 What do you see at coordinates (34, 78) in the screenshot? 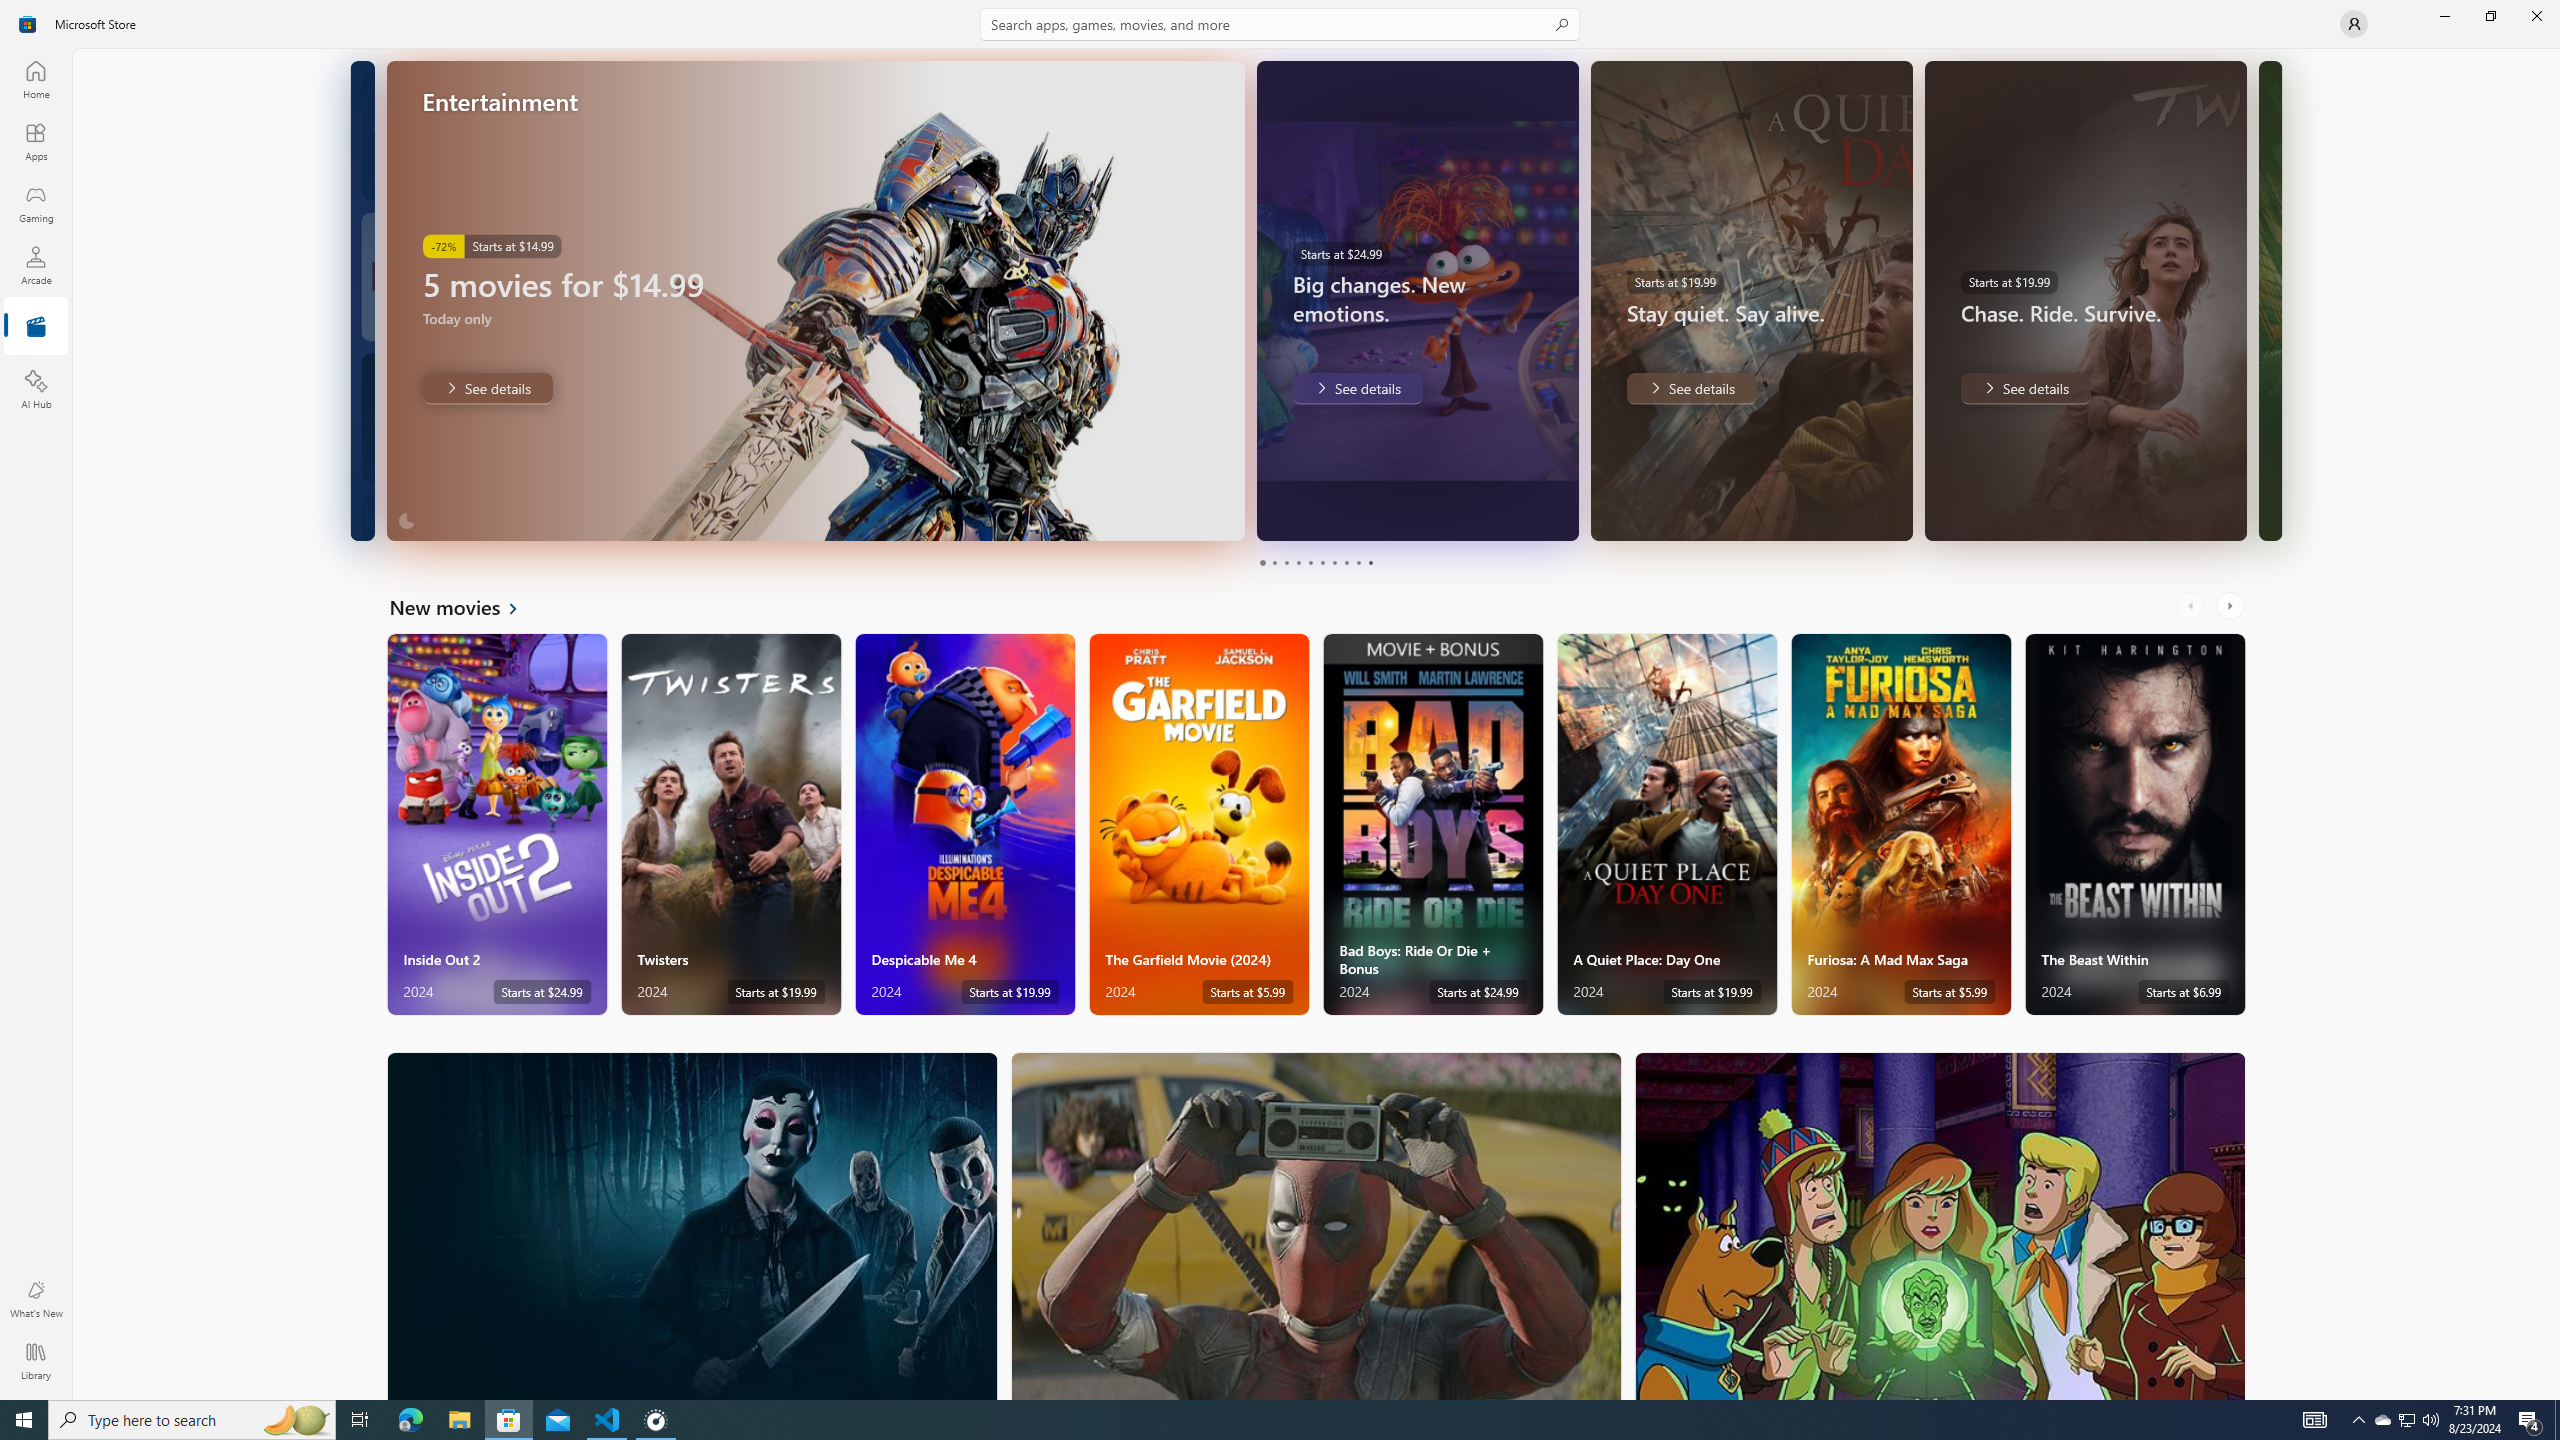
I see `'Home'` at bounding box center [34, 78].